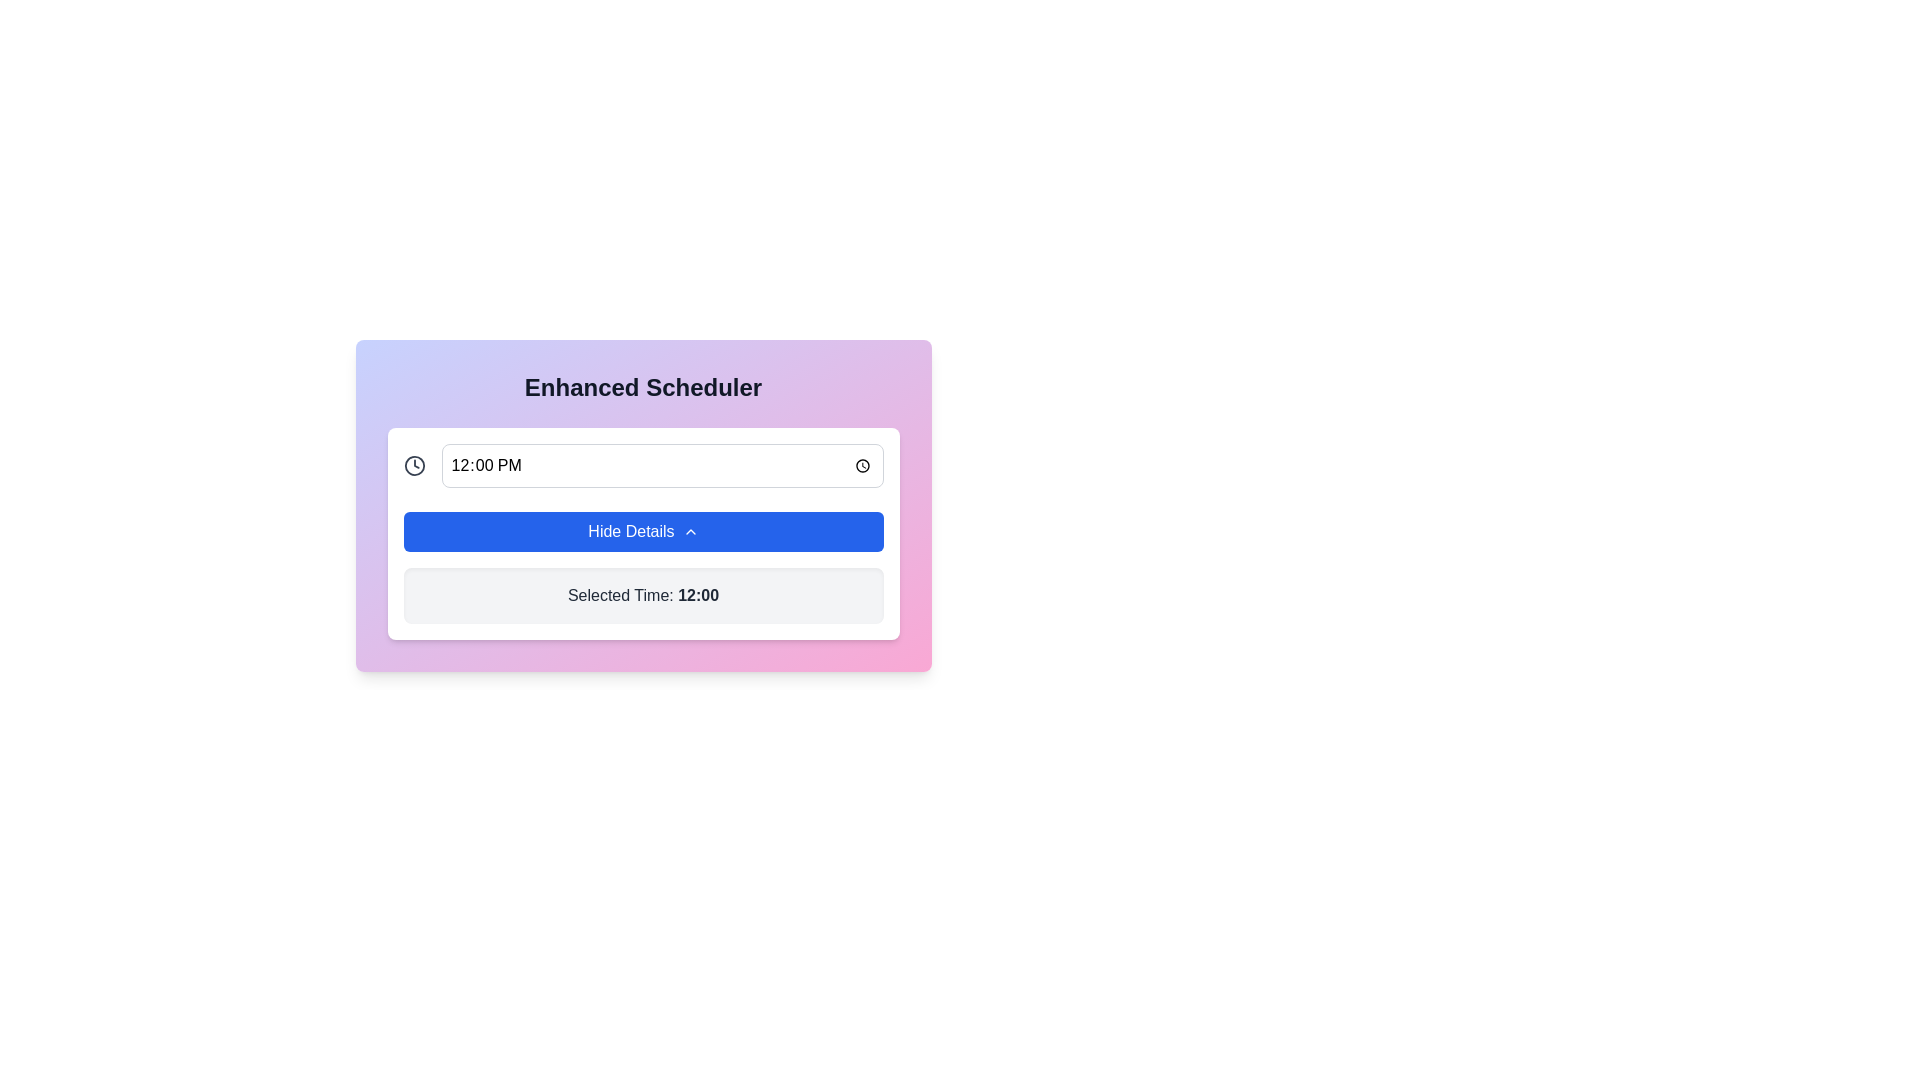 The width and height of the screenshot is (1920, 1080). Describe the element at coordinates (413, 466) in the screenshot. I see `the circular clock icon located to the left of the '12:00 PM' text input box, which serves as a visual indicator for time selection` at that location.